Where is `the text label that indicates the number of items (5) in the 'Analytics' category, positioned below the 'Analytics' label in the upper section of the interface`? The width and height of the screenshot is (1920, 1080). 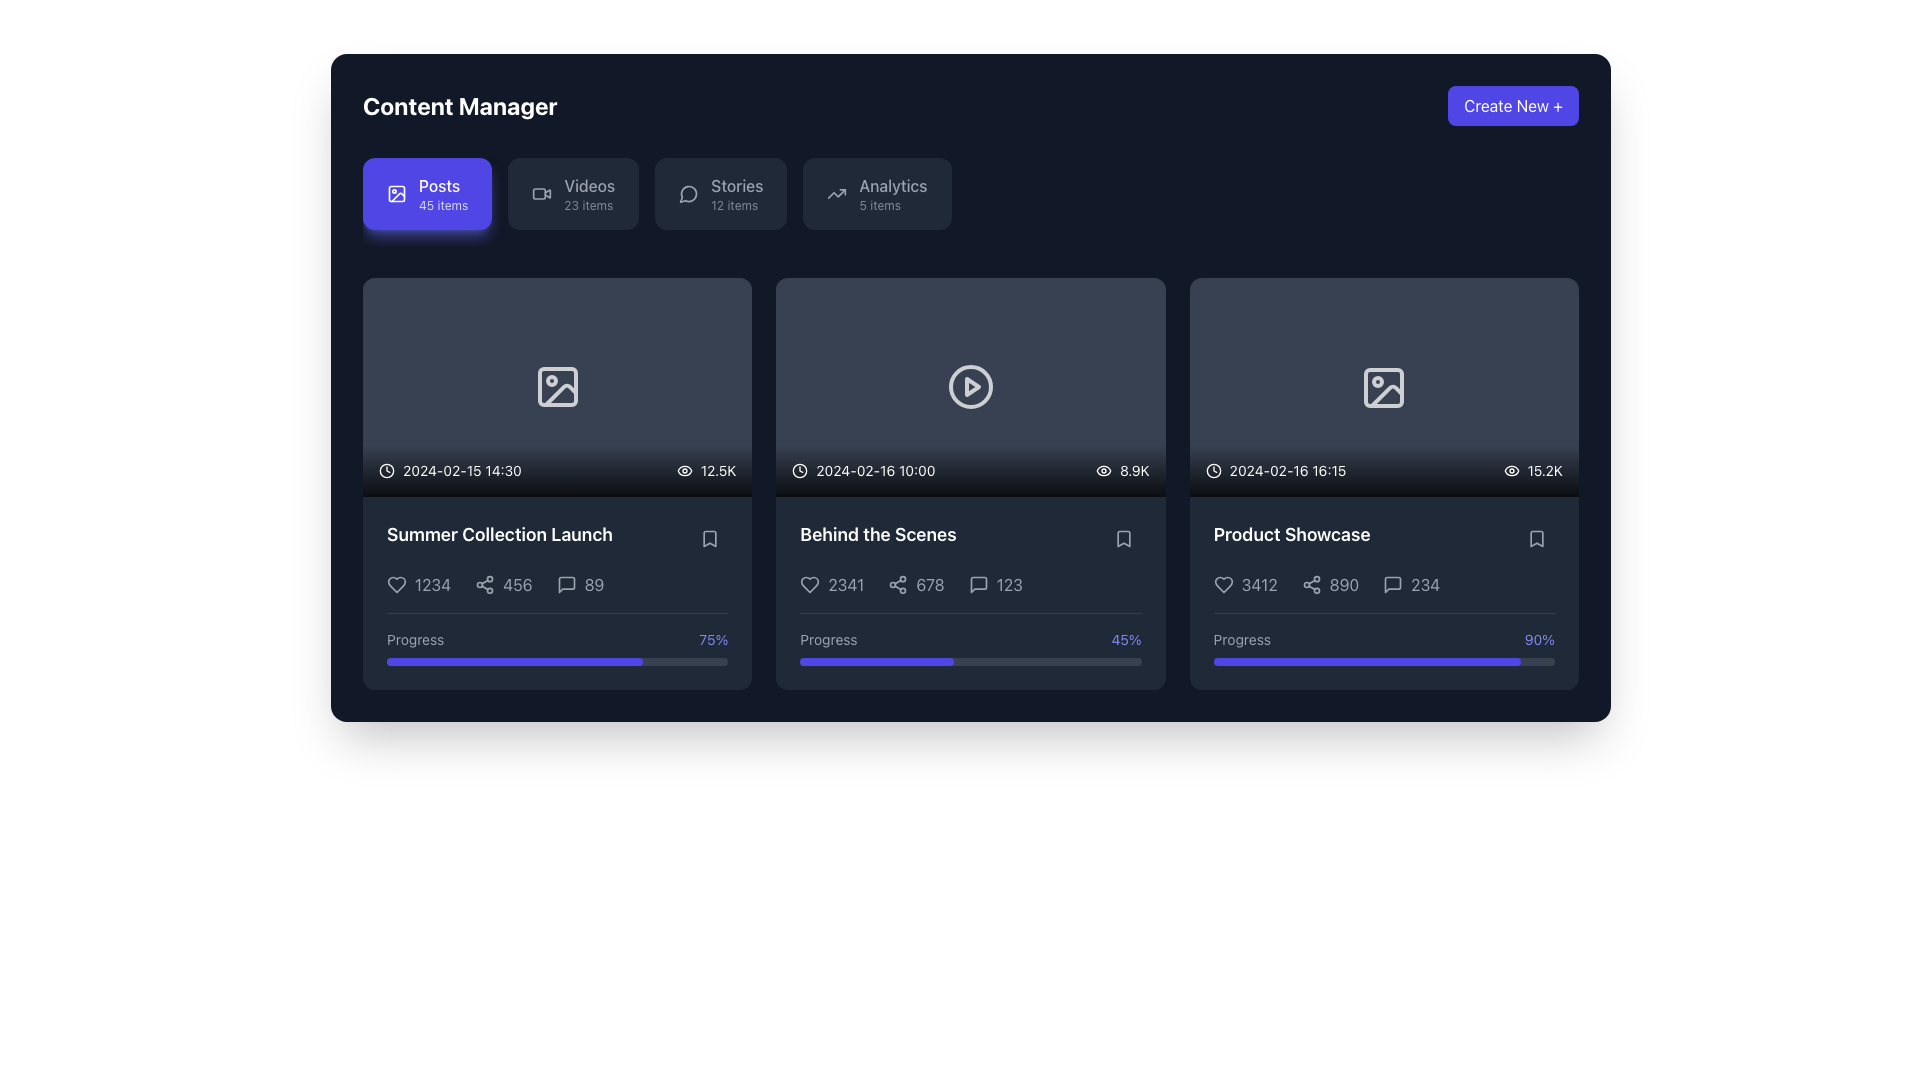
the text label that indicates the number of items (5) in the 'Analytics' category, positioned below the 'Analytics' label in the upper section of the interface is located at coordinates (880, 205).